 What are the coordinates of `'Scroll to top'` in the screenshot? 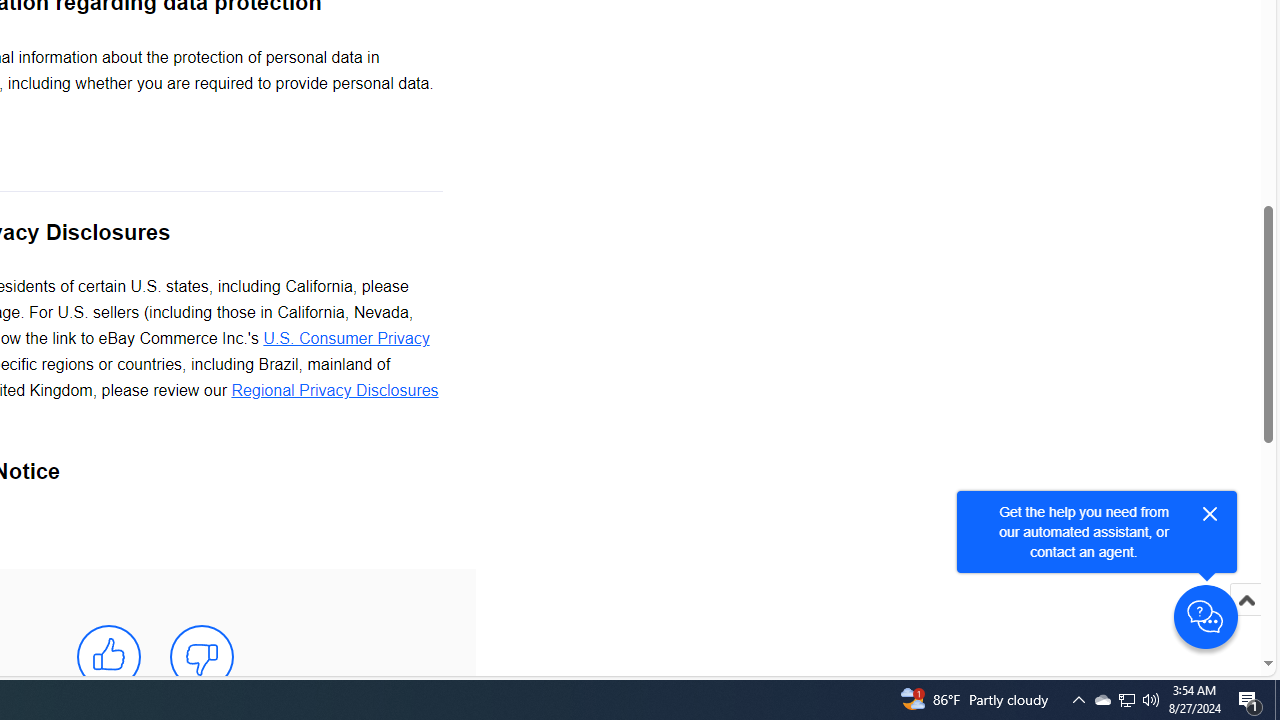 It's located at (1245, 620).